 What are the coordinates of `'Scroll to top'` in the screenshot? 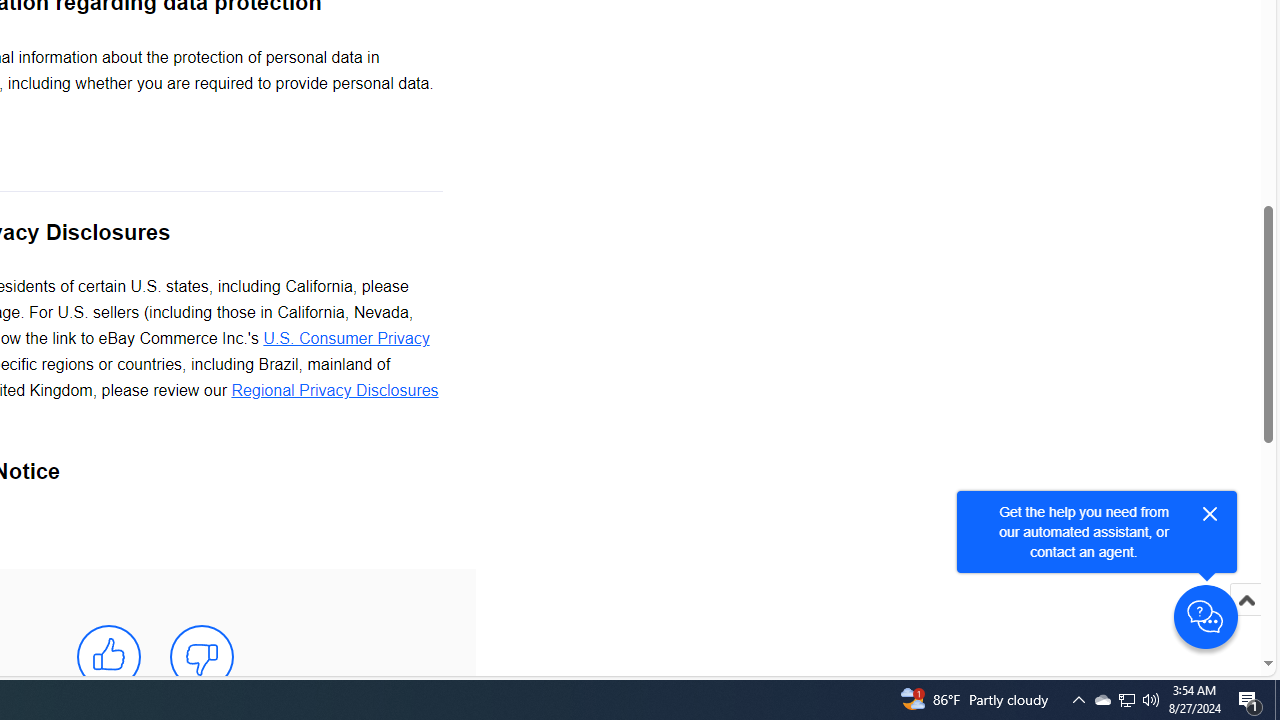 It's located at (1245, 620).